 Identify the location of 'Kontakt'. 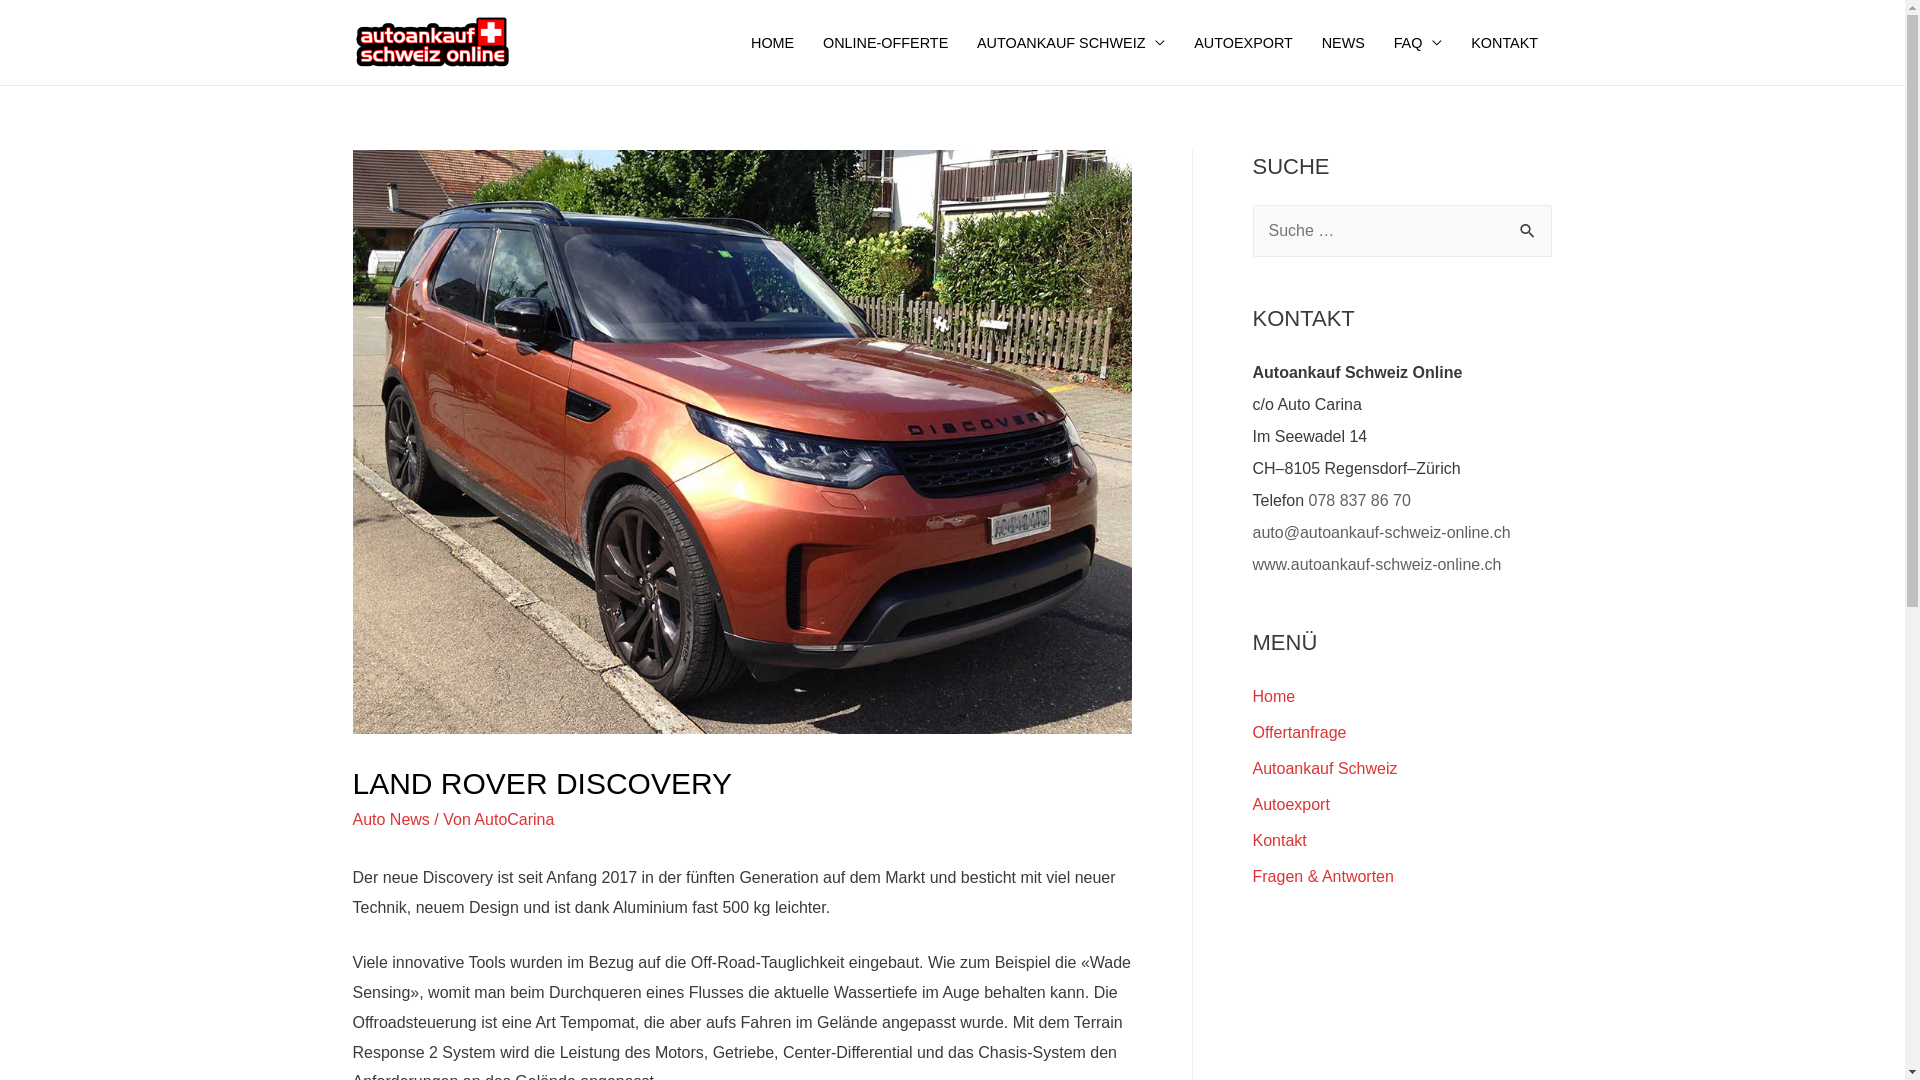
(1251, 840).